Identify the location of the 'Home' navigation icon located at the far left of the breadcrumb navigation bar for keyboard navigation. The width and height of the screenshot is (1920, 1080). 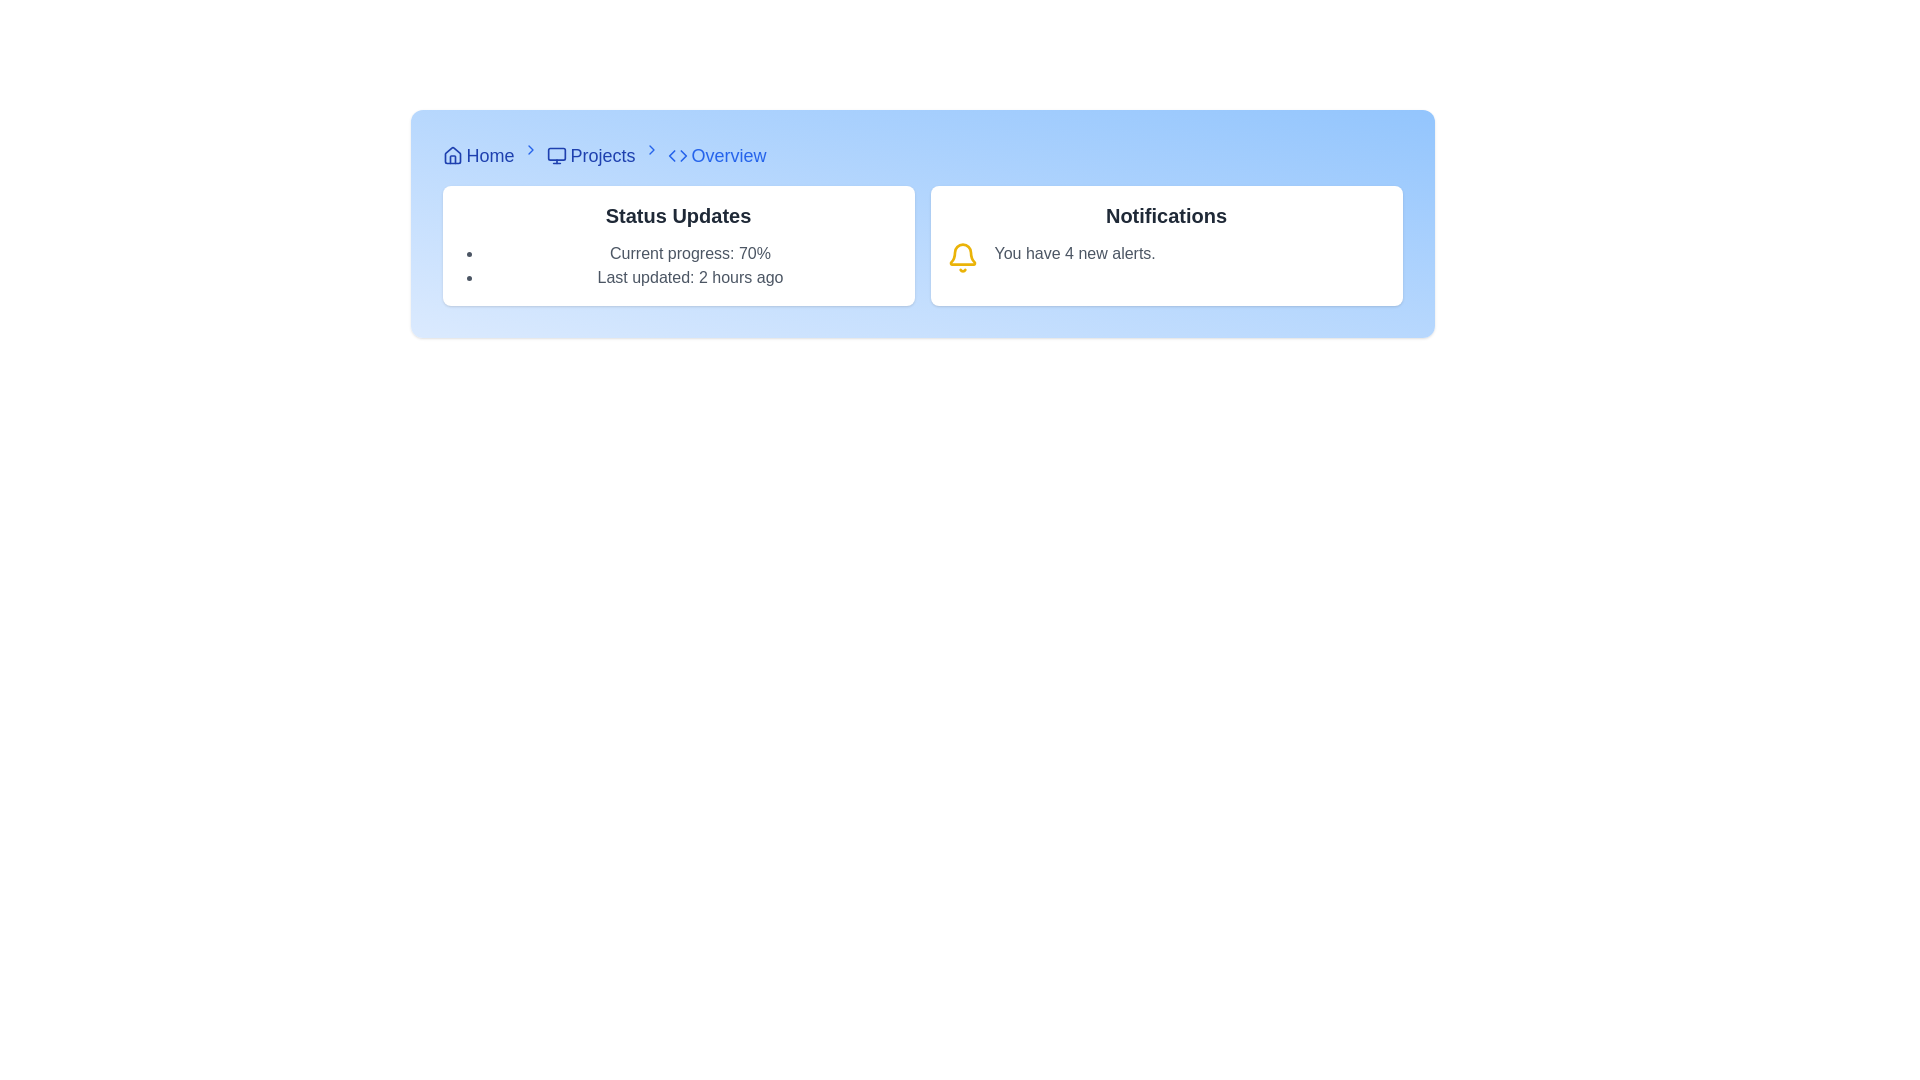
(451, 154).